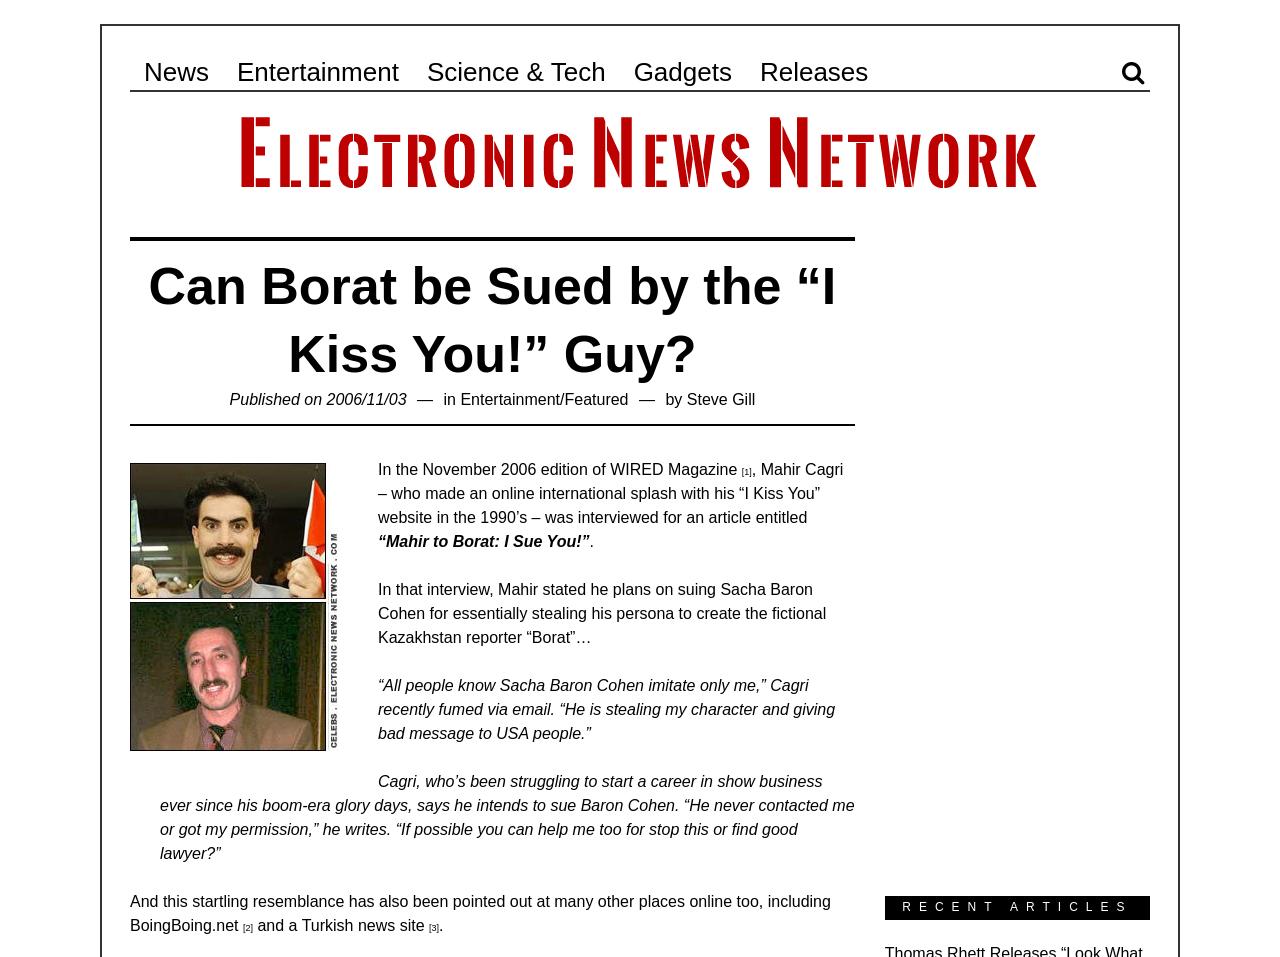 This screenshot has width=1280, height=957. What do you see at coordinates (228, 398) in the screenshot?
I see `'Published on 2006/11/03'` at bounding box center [228, 398].